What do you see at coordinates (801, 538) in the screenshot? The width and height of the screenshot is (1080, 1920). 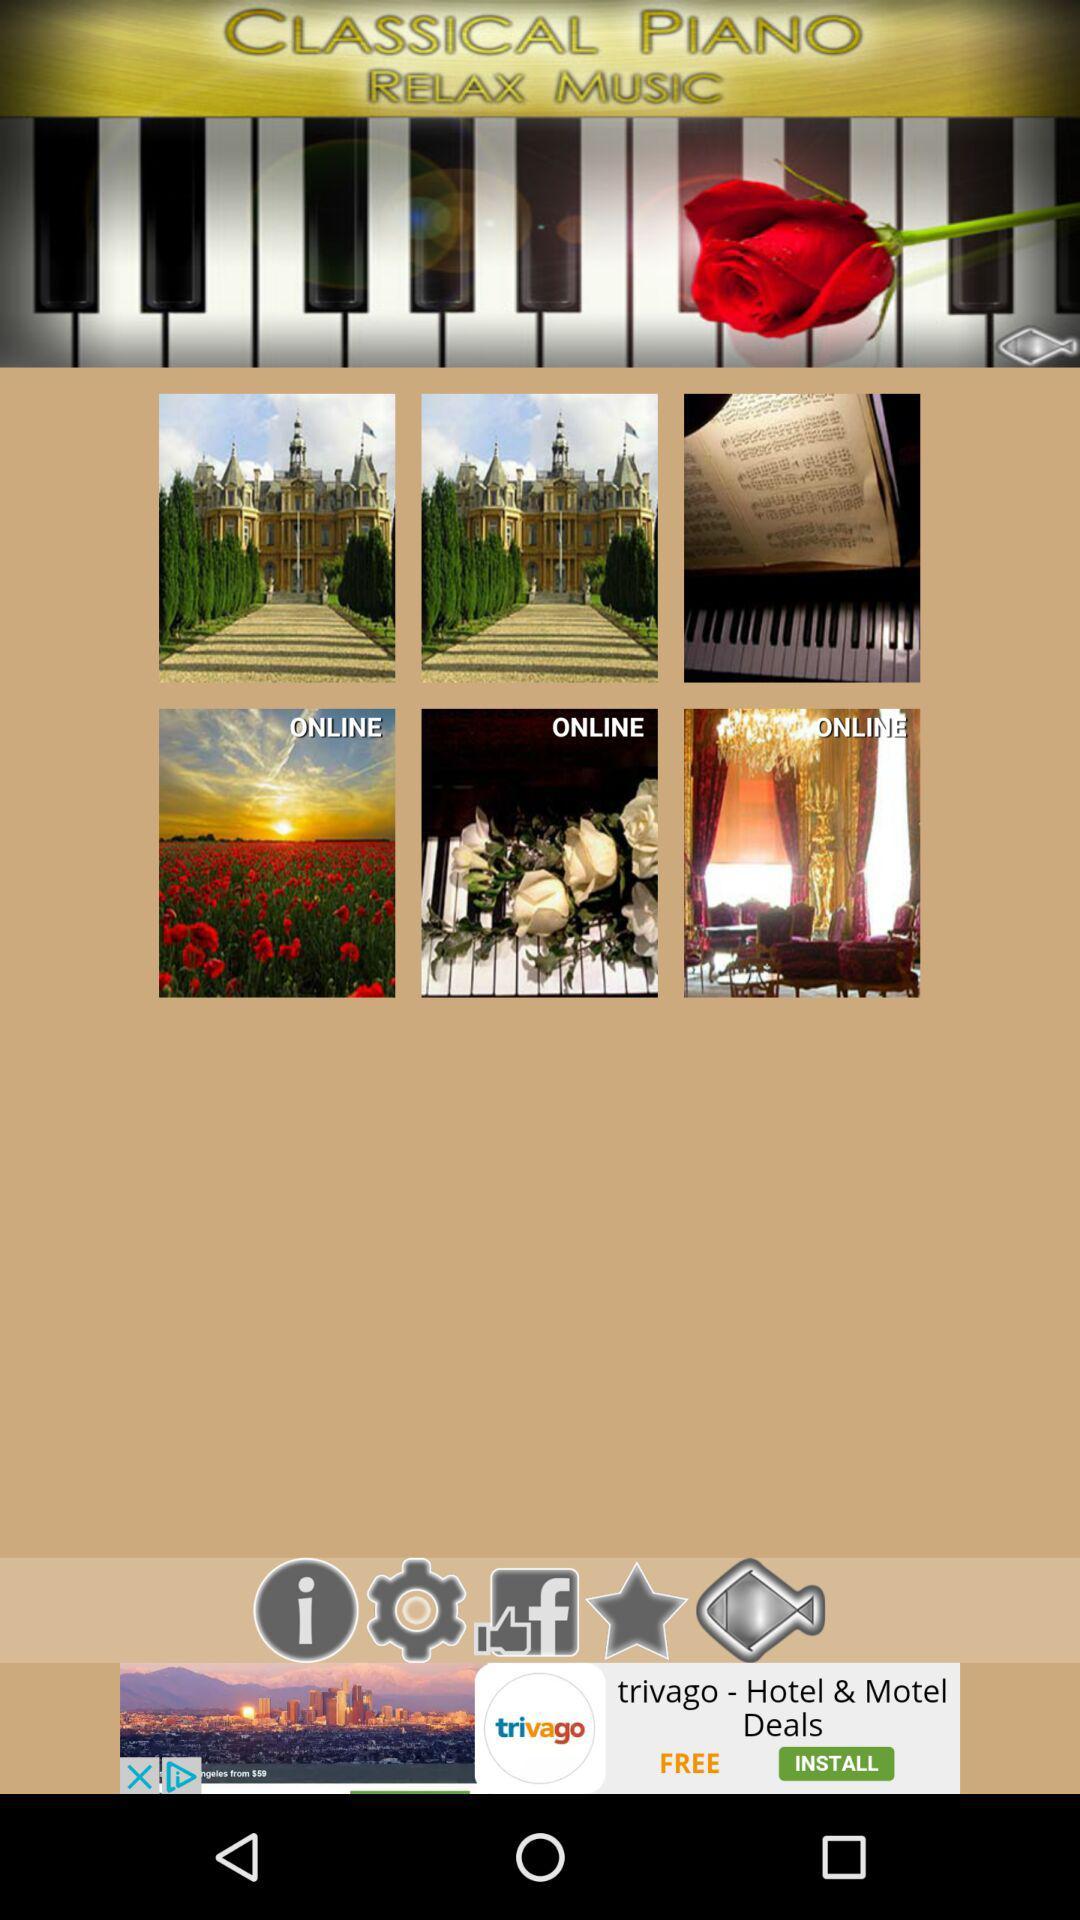 I see `picture of a piano` at bounding box center [801, 538].